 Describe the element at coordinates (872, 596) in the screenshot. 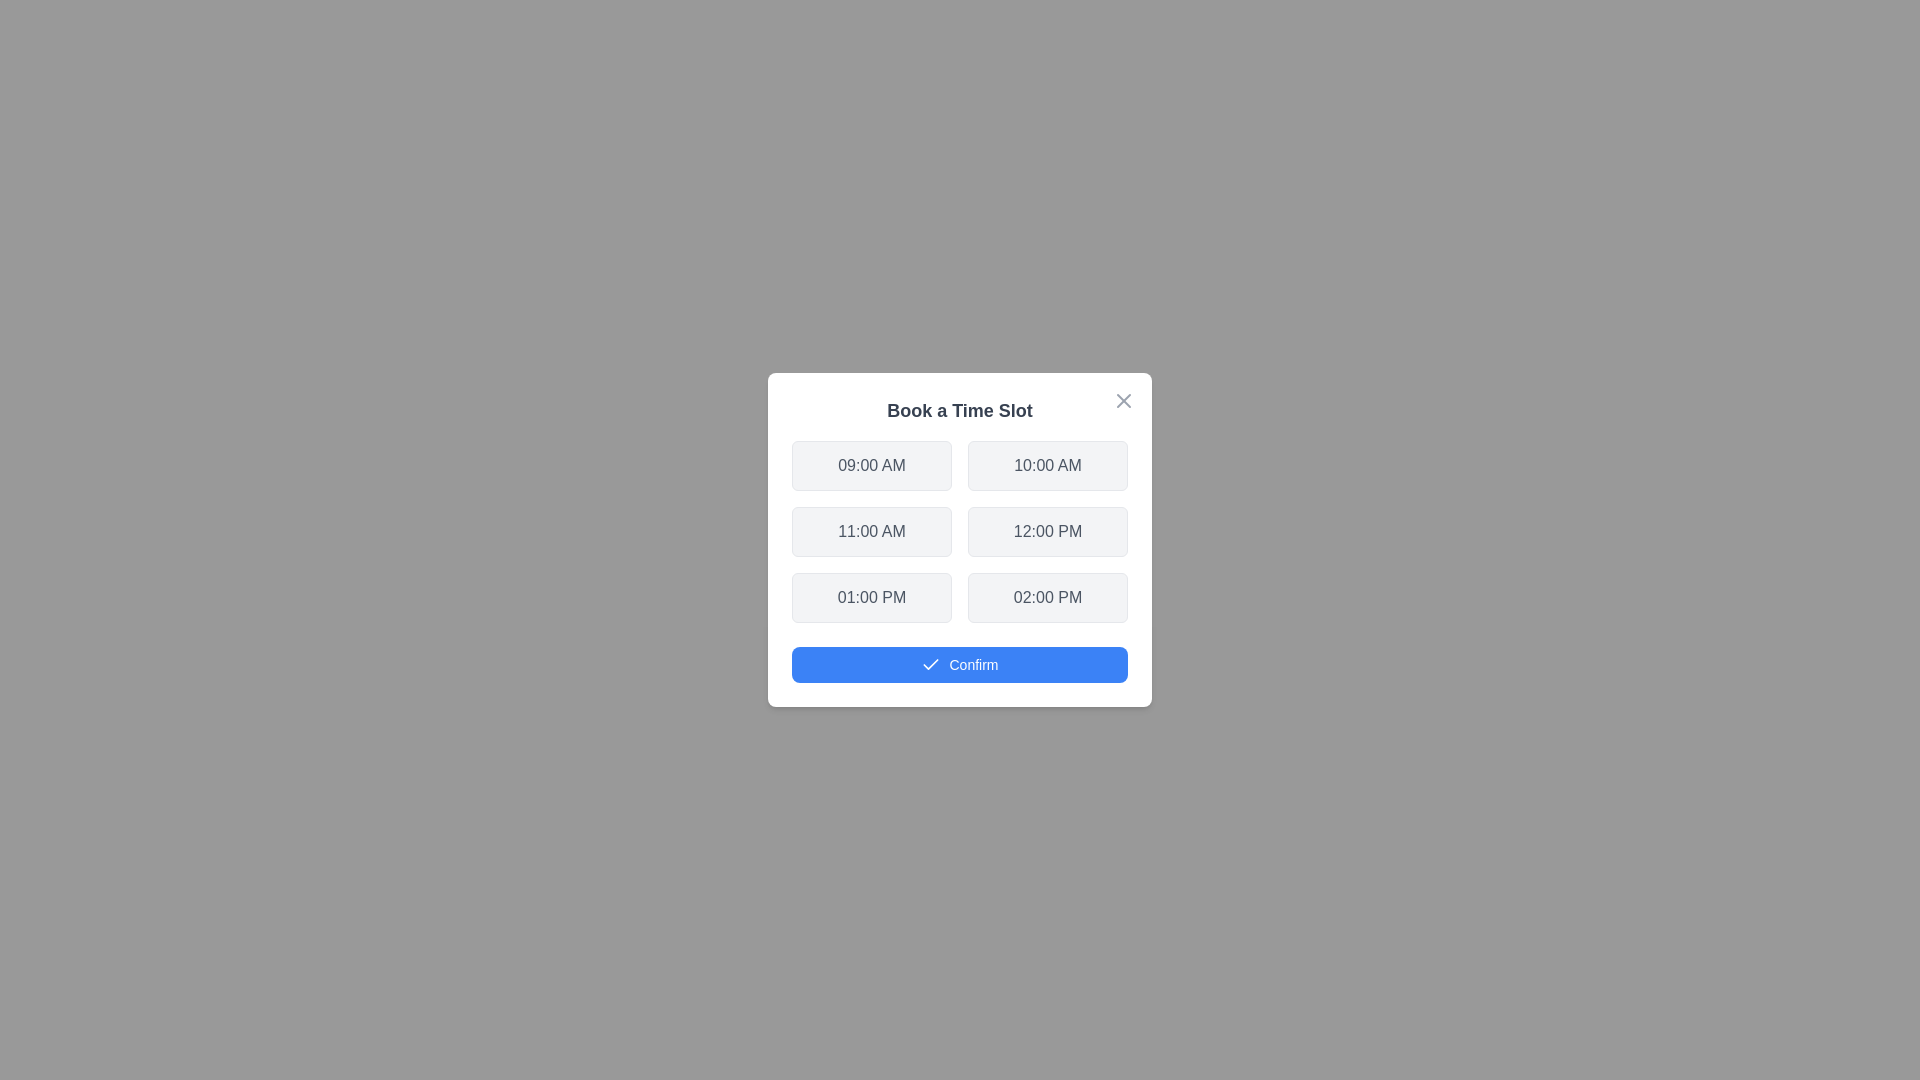

I see `the time slot 01:00 PM by clicking on its button` at that location.